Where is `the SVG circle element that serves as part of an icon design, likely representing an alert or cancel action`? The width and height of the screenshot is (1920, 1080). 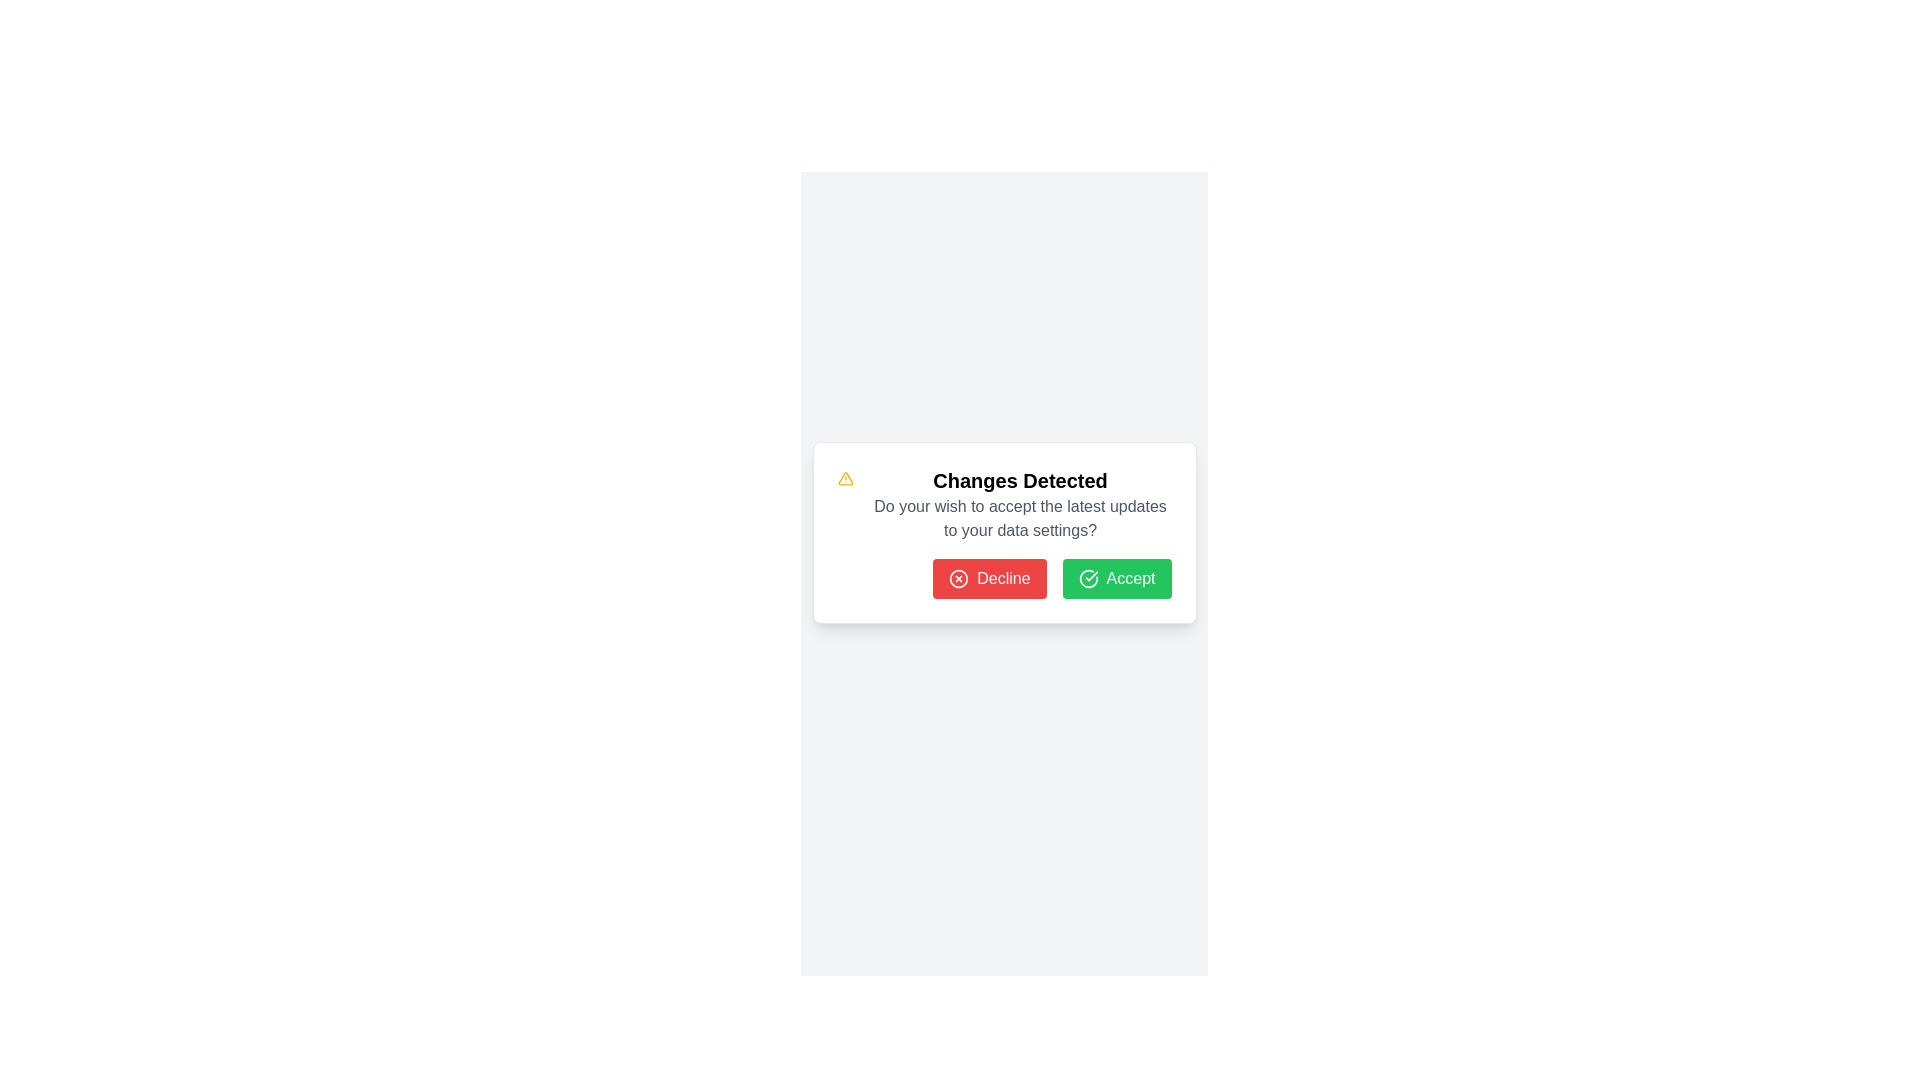 the SVG circle element that serves as part of an icon design, likely representing an alert or cancel action is located at coordinates (958, 578).